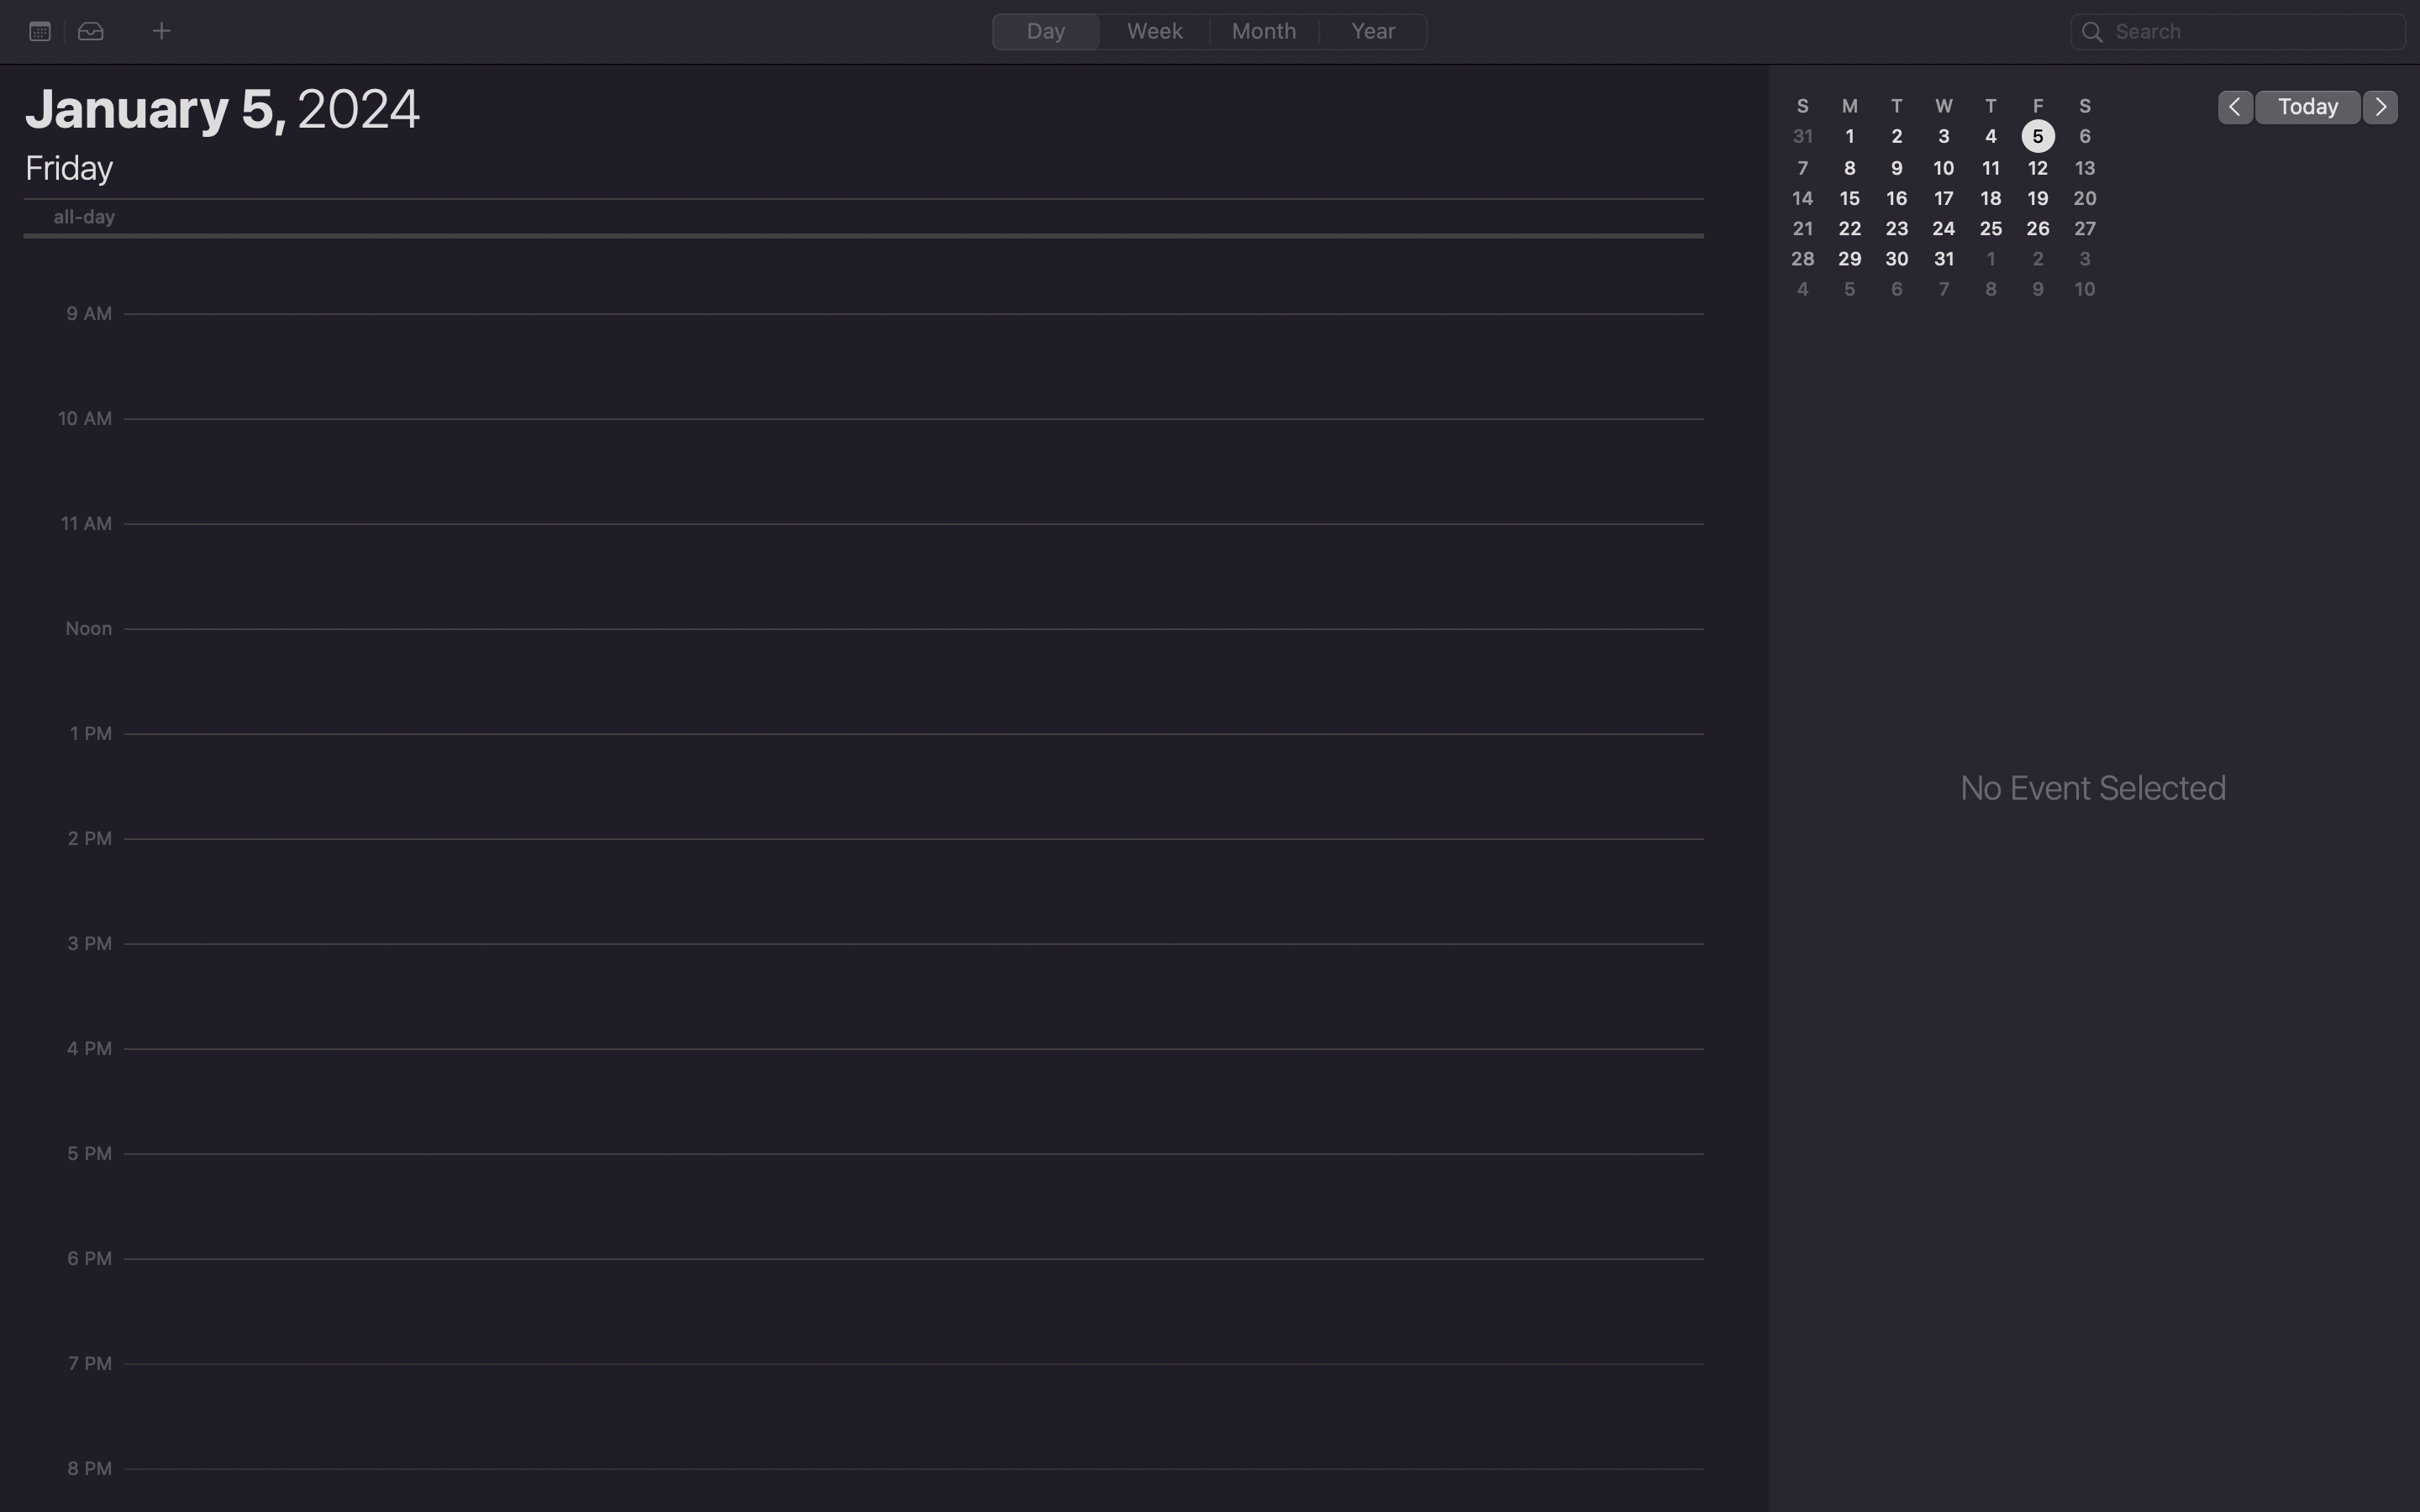 This screenshot has height=1512, width=2420. What do you see at coordinates (1988, 137) in the screenshot?
I see `the date 4` at bounding box center [1988, 137].